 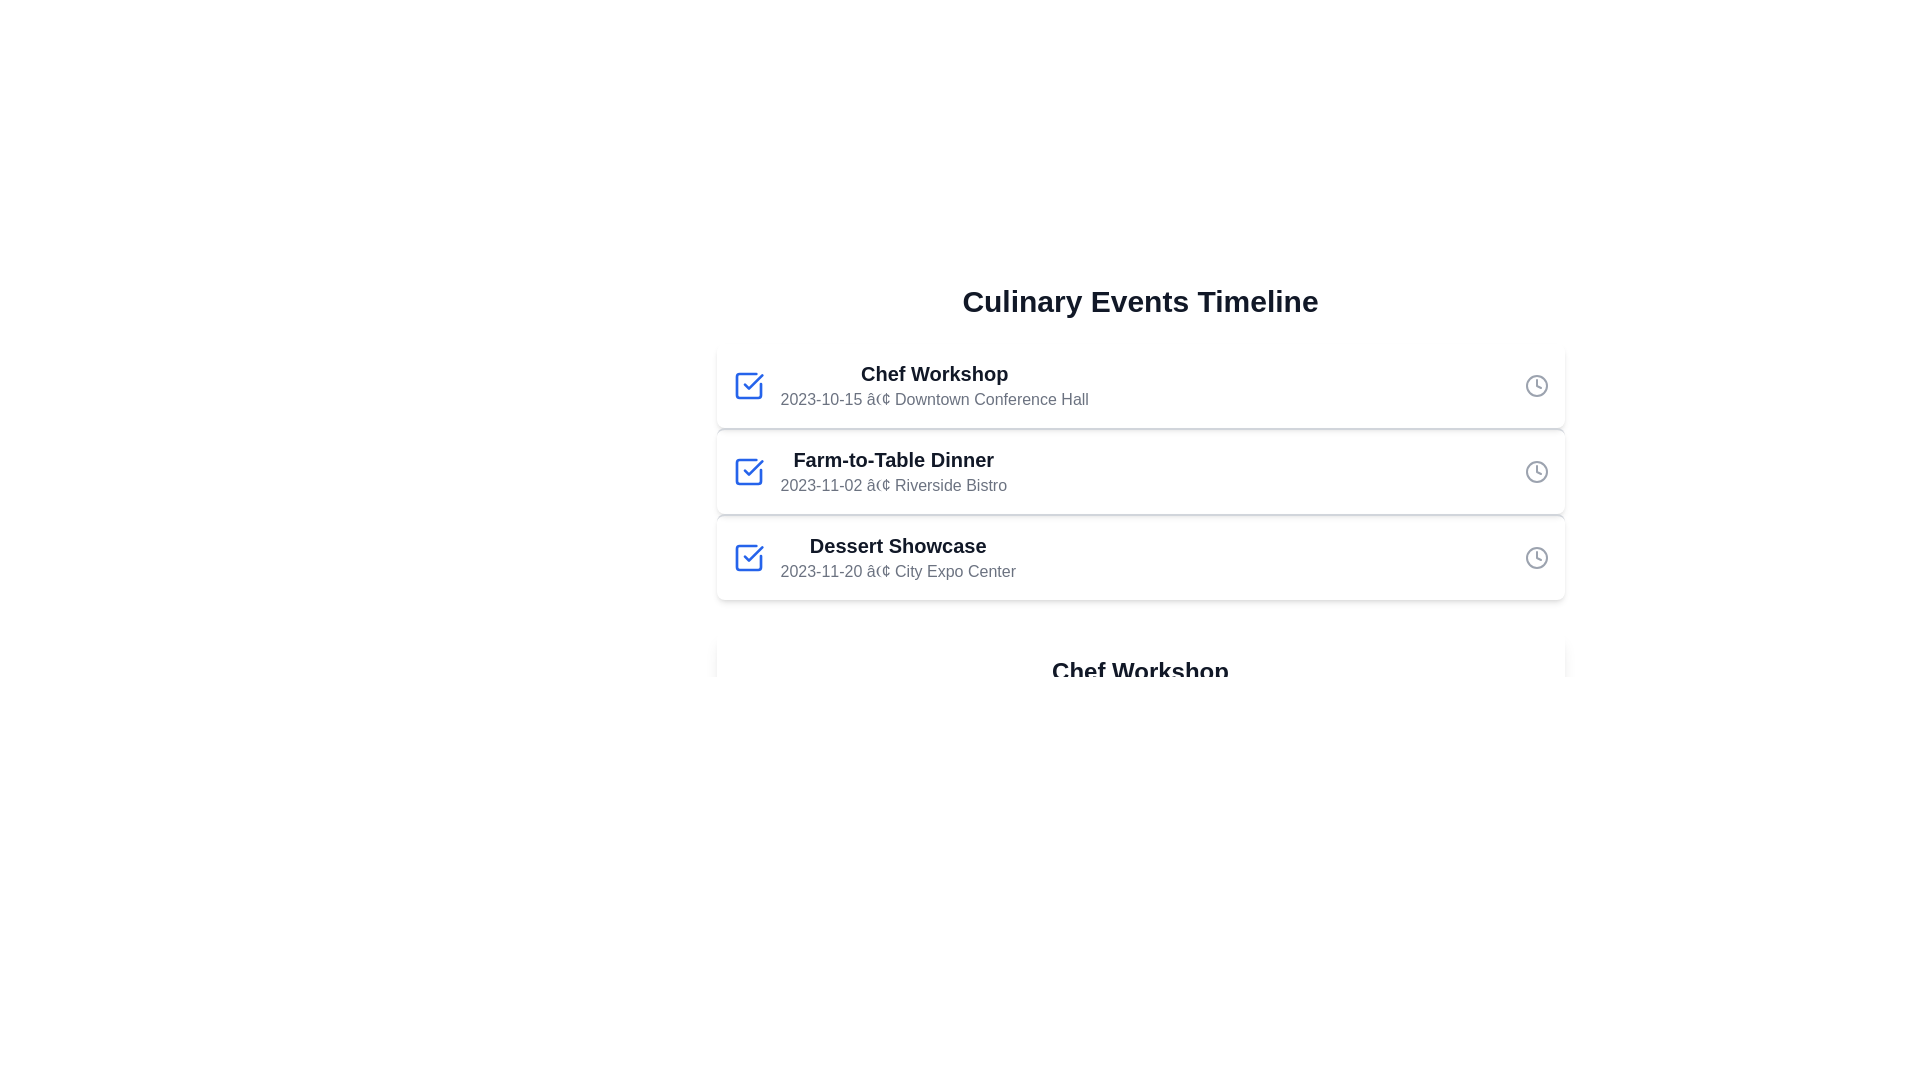 What do you see at coordinates (933, 400) in the screenshot?
I see `the Text display that provides details about the 'Chef Workshop' event, located below the header within the event card layout` at bounding box center [933, 400].